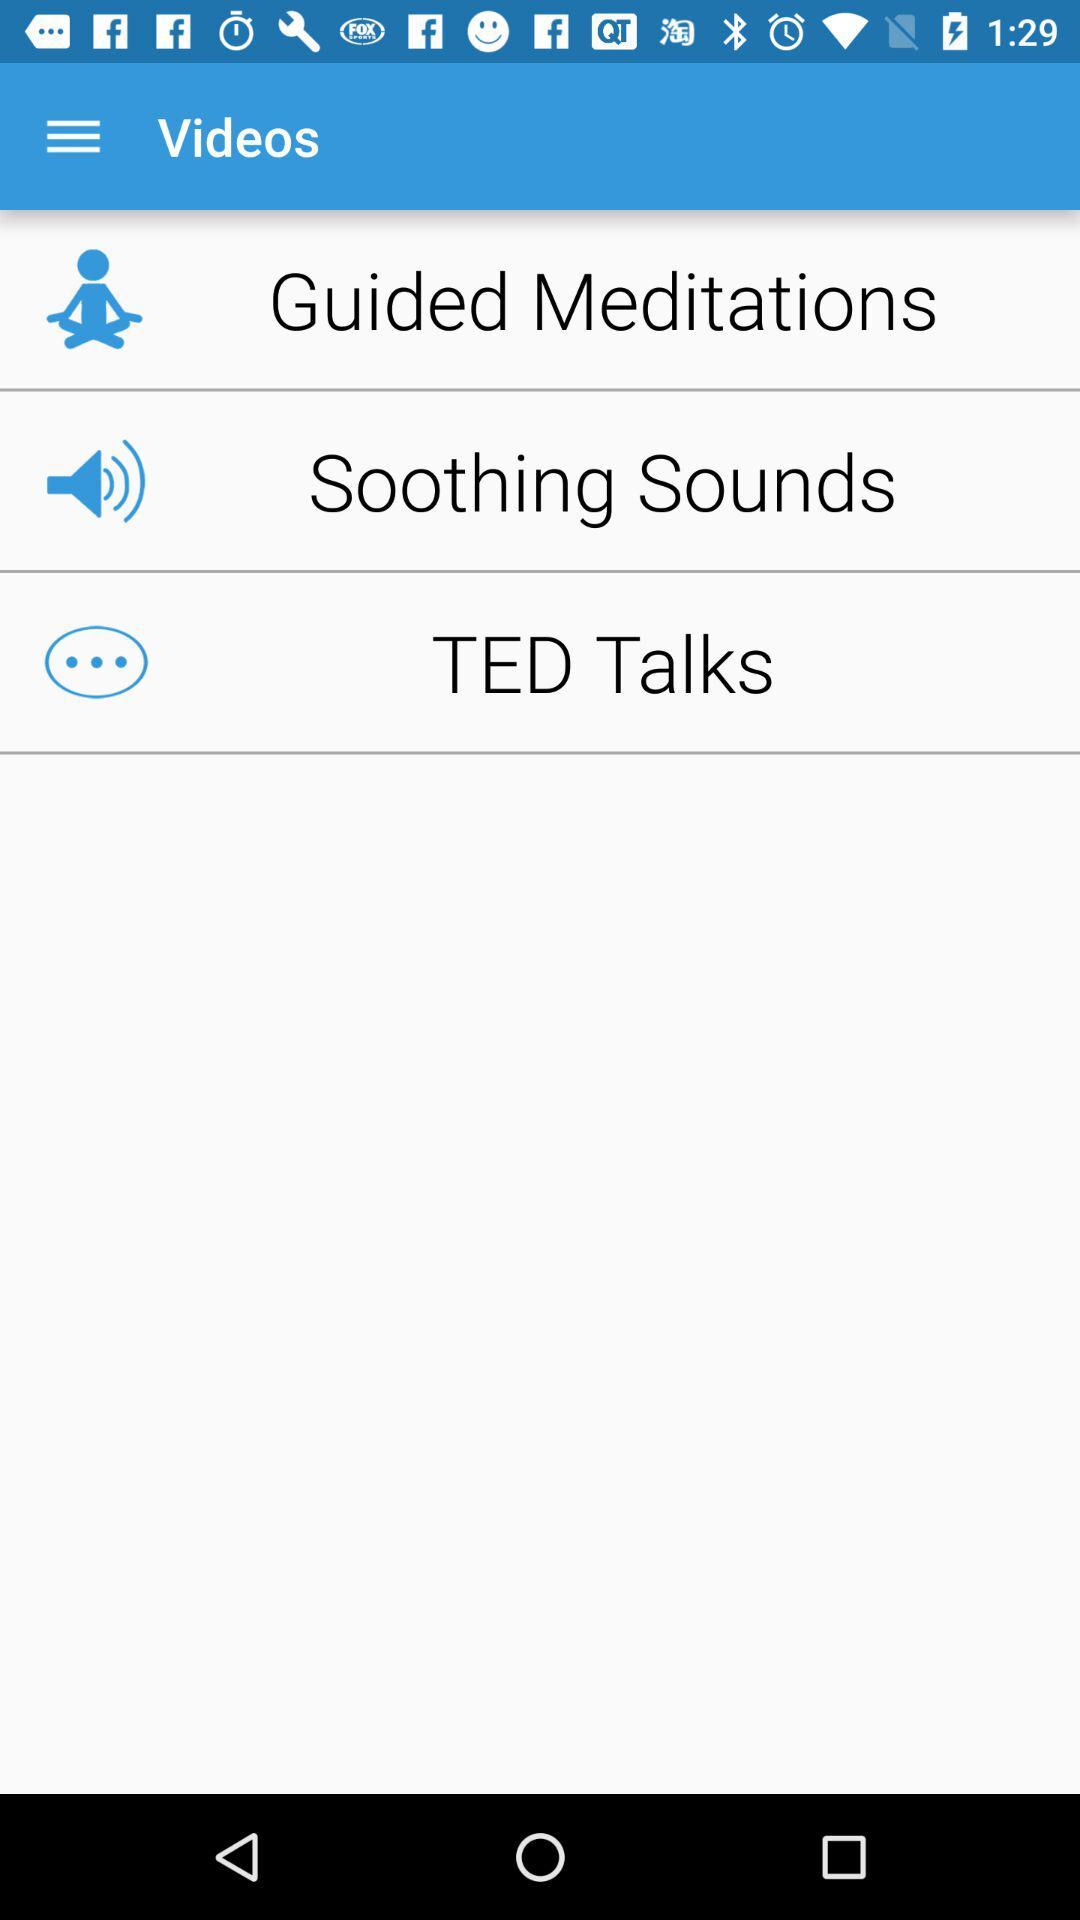  What do you see at coordinates (72, 135) in the screenshot?
I see `the icon next to the videos item` at bounding box center [72, 135].